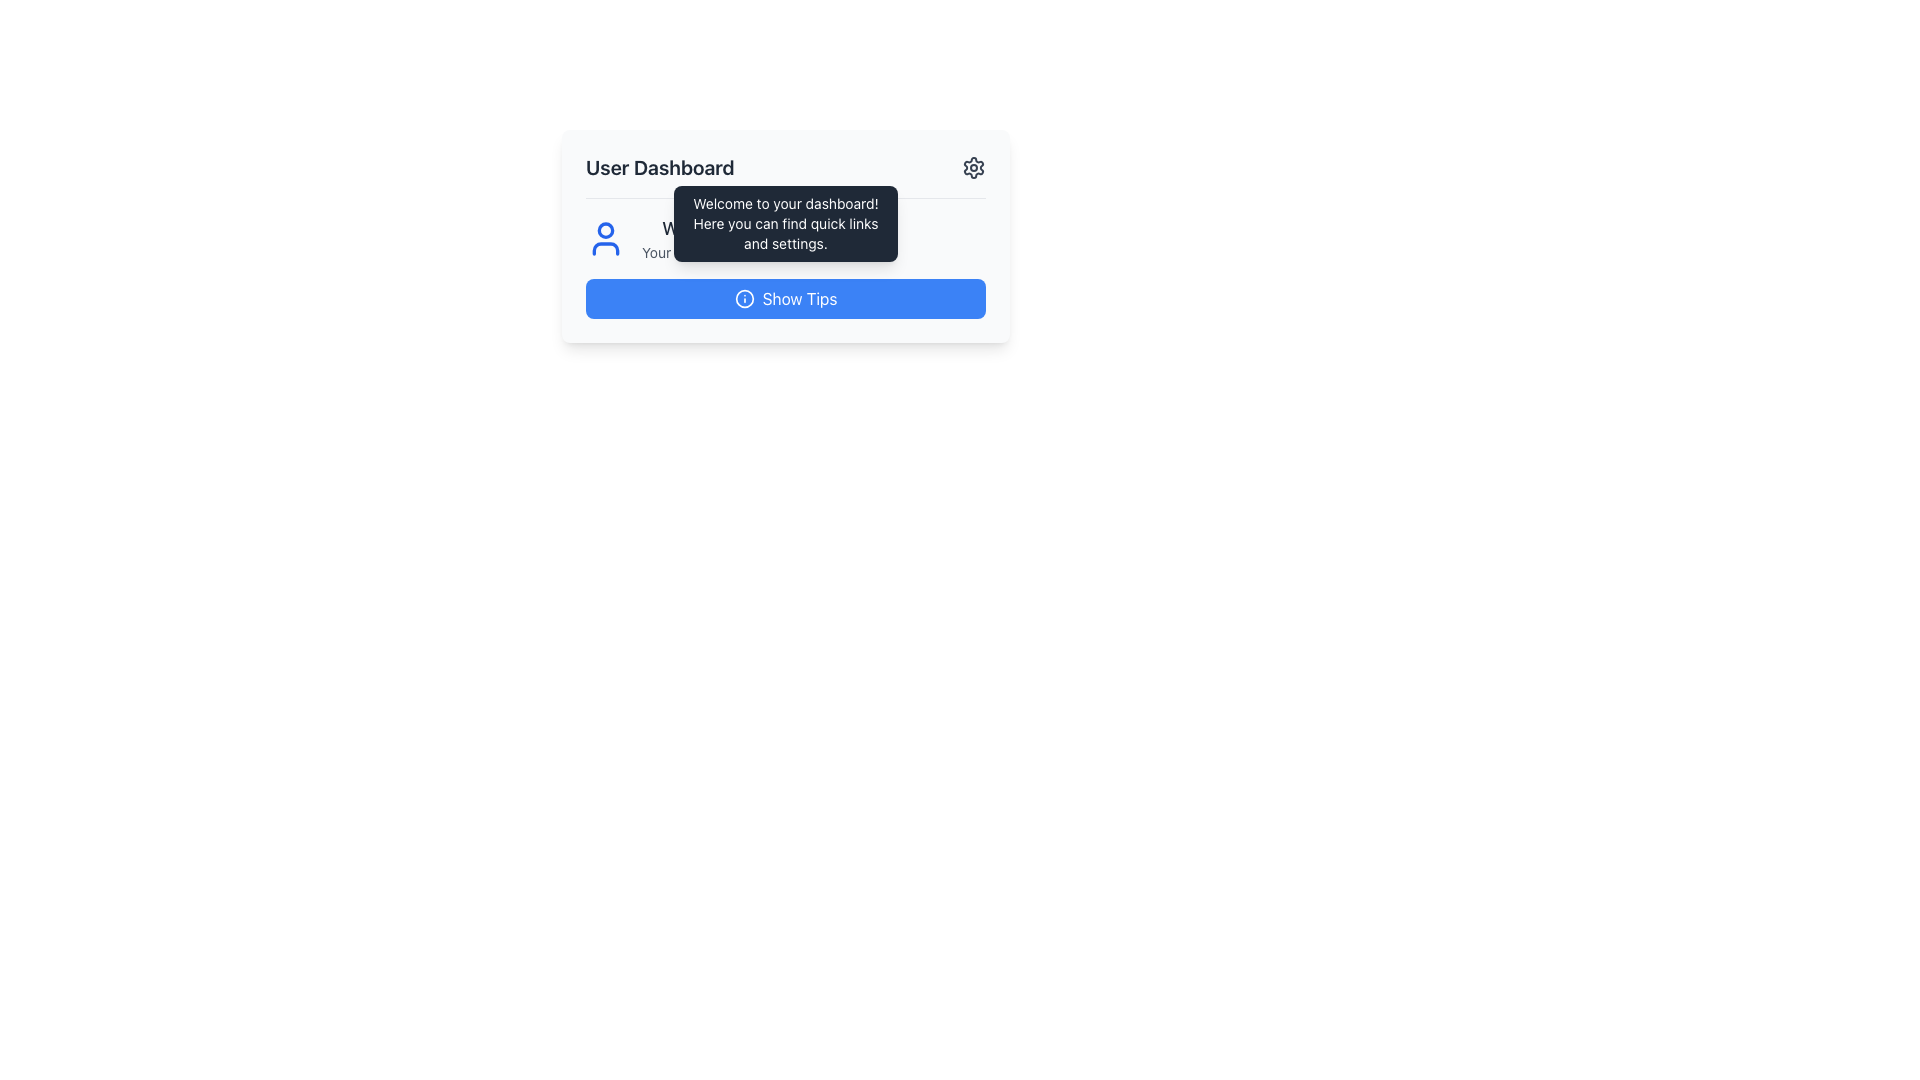  I want to click on the tooltip notification box that displays 'Welcome to your dashboard! Here you can find quick links and settings.', so click(785, 223).